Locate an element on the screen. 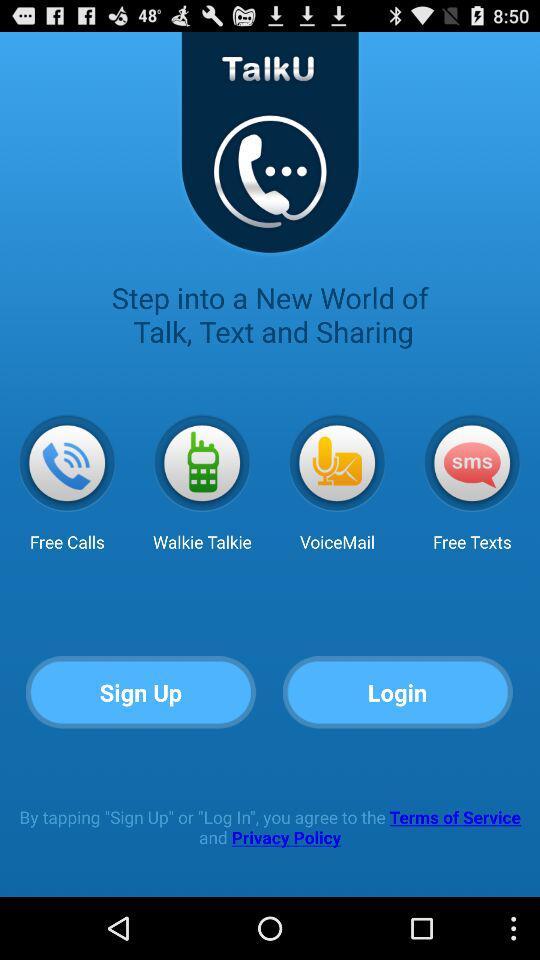 The width and height of the screenshot is (540, 960). the item to the right of sign up button is located at coordinates (398, 693).